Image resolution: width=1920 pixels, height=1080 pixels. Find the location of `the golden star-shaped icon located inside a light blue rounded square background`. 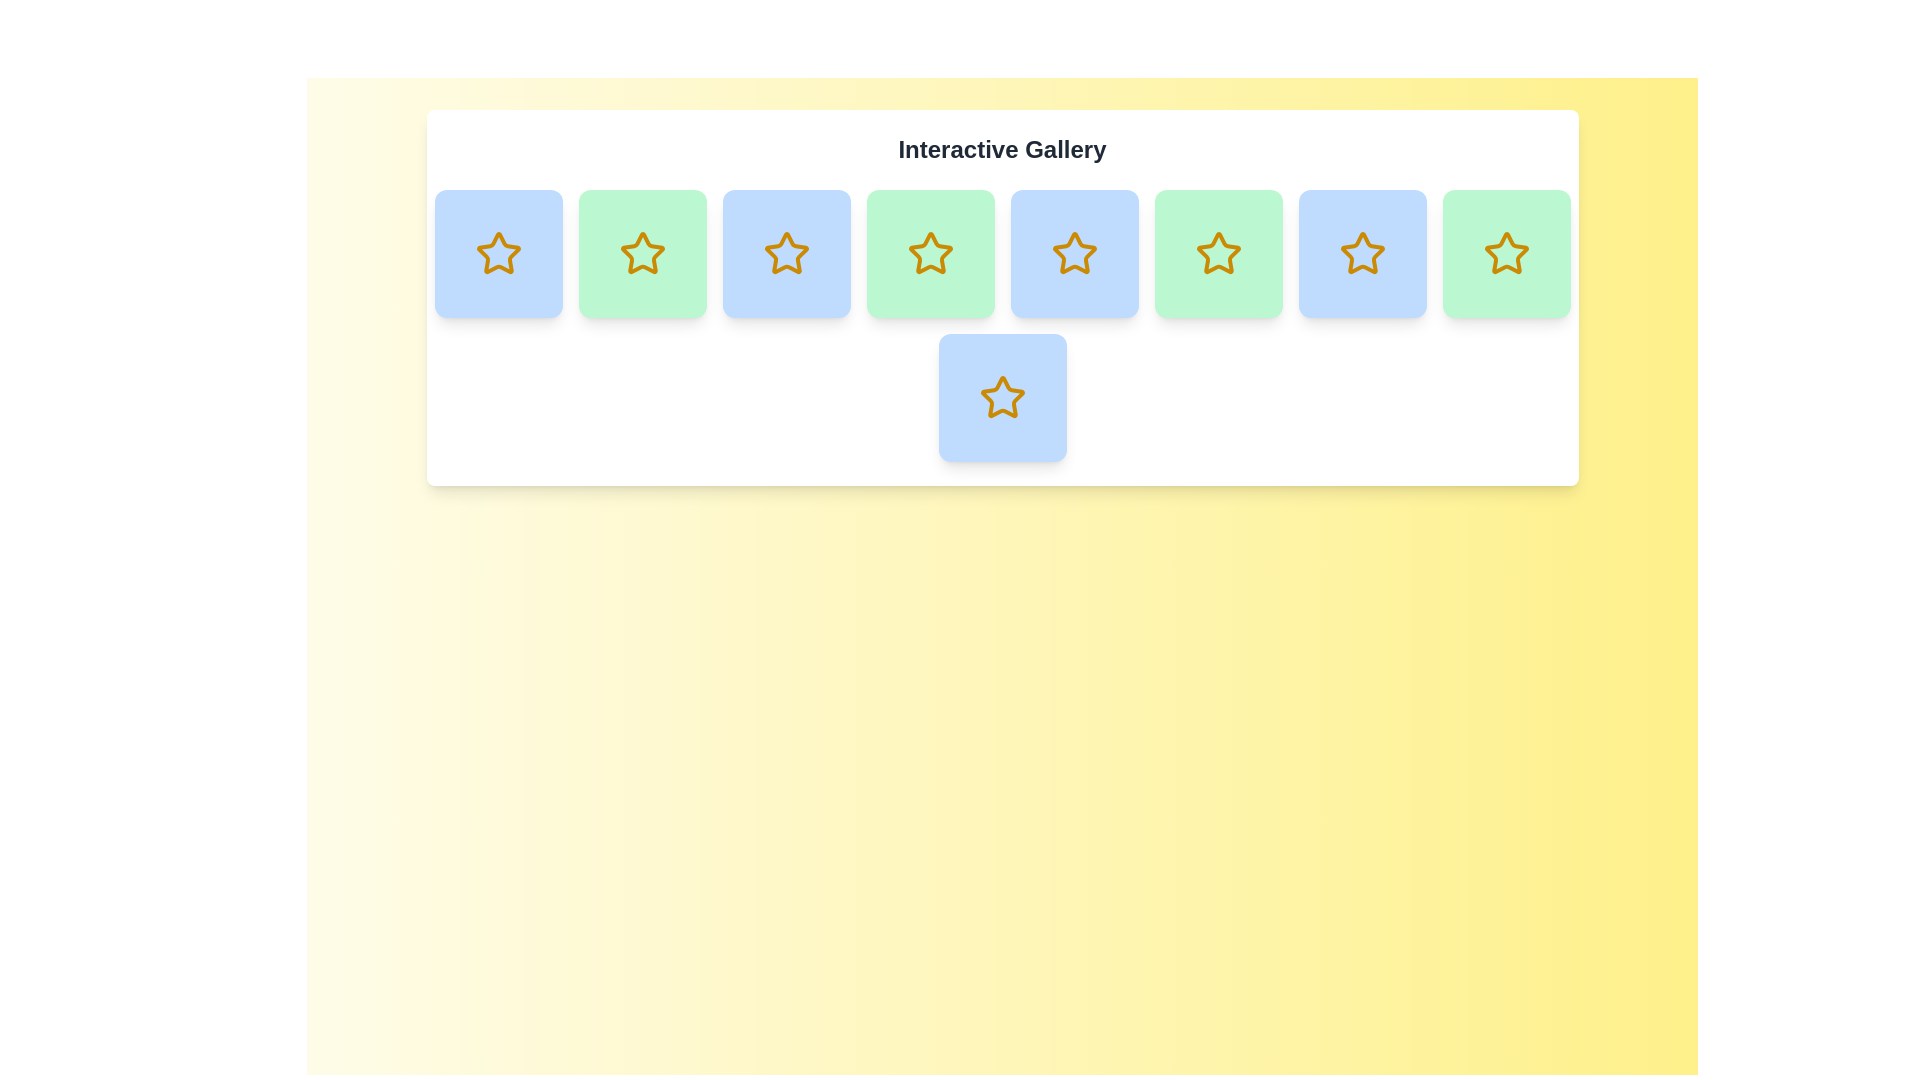

the golden star-shaped icon located inside a light blue rounded square background is located at coordinates (498, 253).